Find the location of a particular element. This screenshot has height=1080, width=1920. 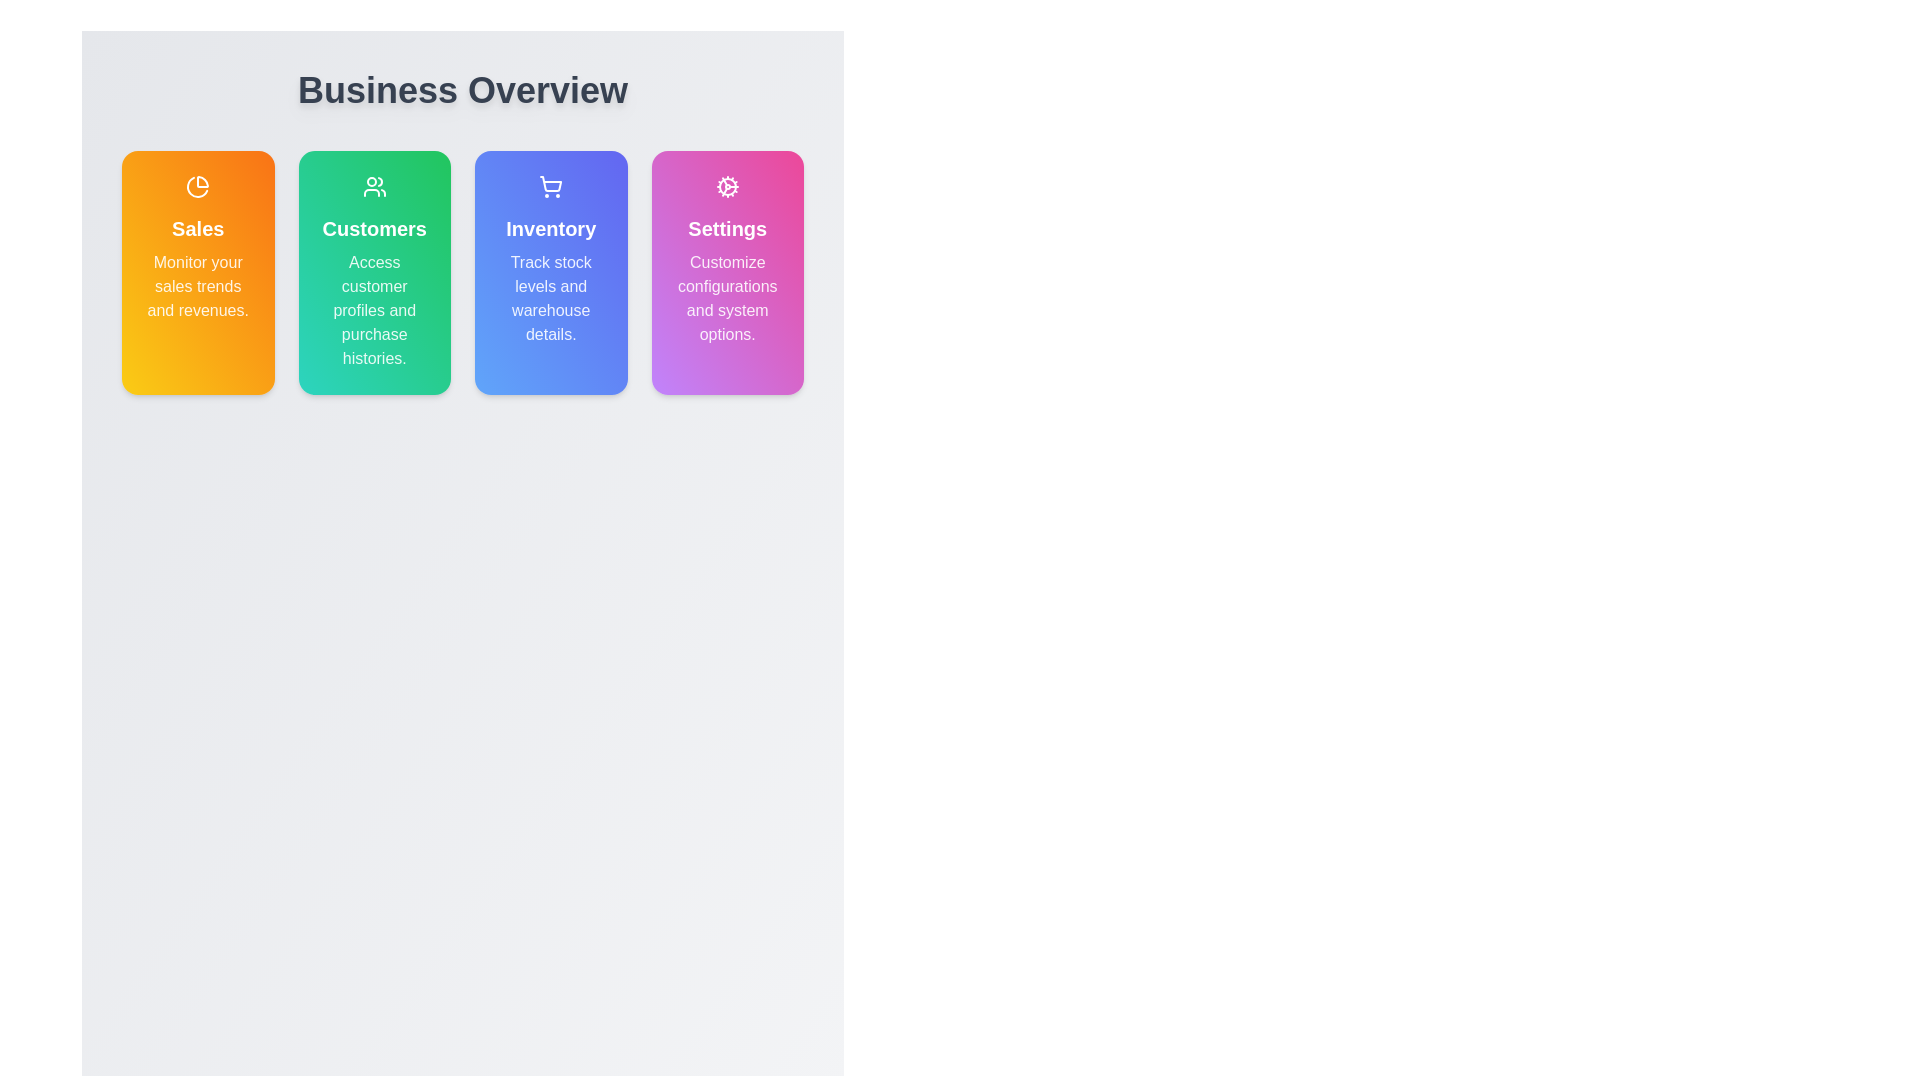

'Customers' heading label, which is the title of the second green card in the 'Business Overview' section, located below the green customers icon and above the description text is located at coordinates (374, 227).